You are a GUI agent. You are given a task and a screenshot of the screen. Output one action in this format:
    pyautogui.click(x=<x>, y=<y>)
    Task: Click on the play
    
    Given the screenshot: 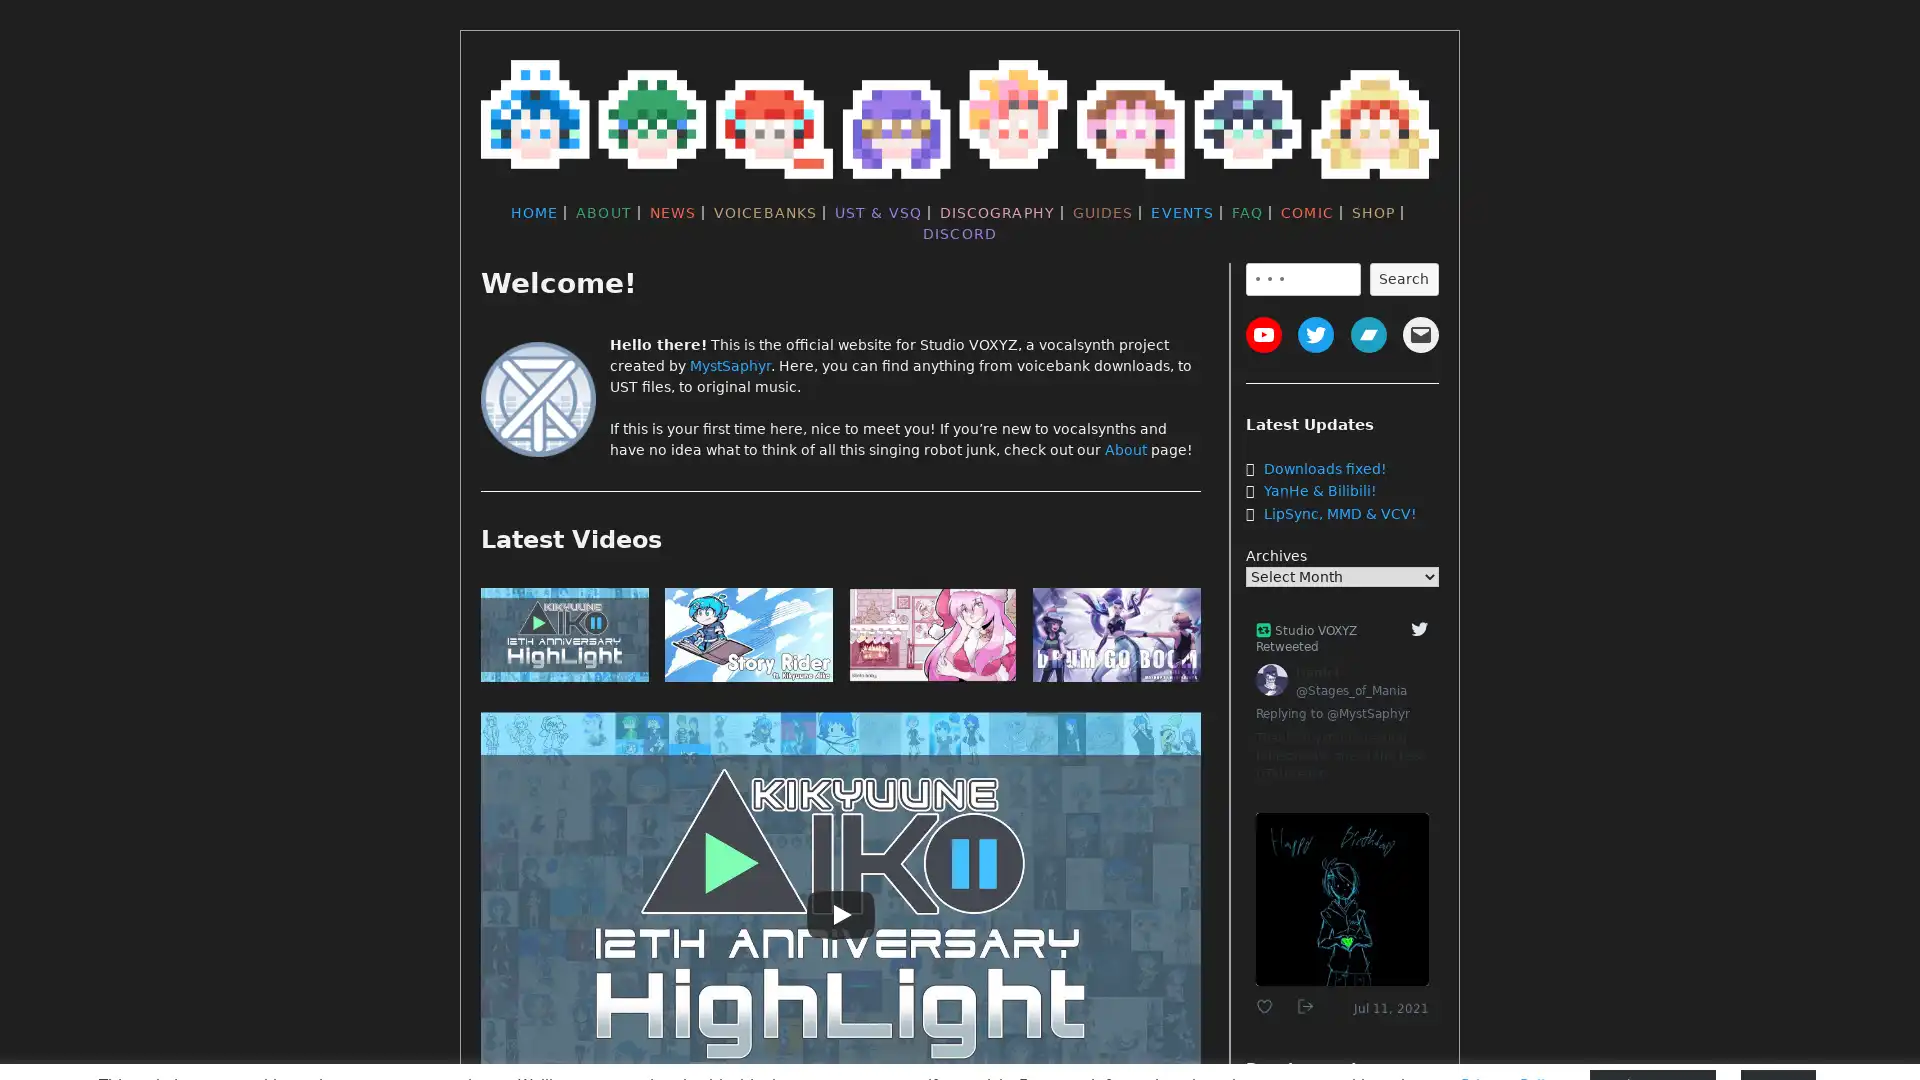 What is the action you would take?
    pyautogui.click(x=931, y=639)
    